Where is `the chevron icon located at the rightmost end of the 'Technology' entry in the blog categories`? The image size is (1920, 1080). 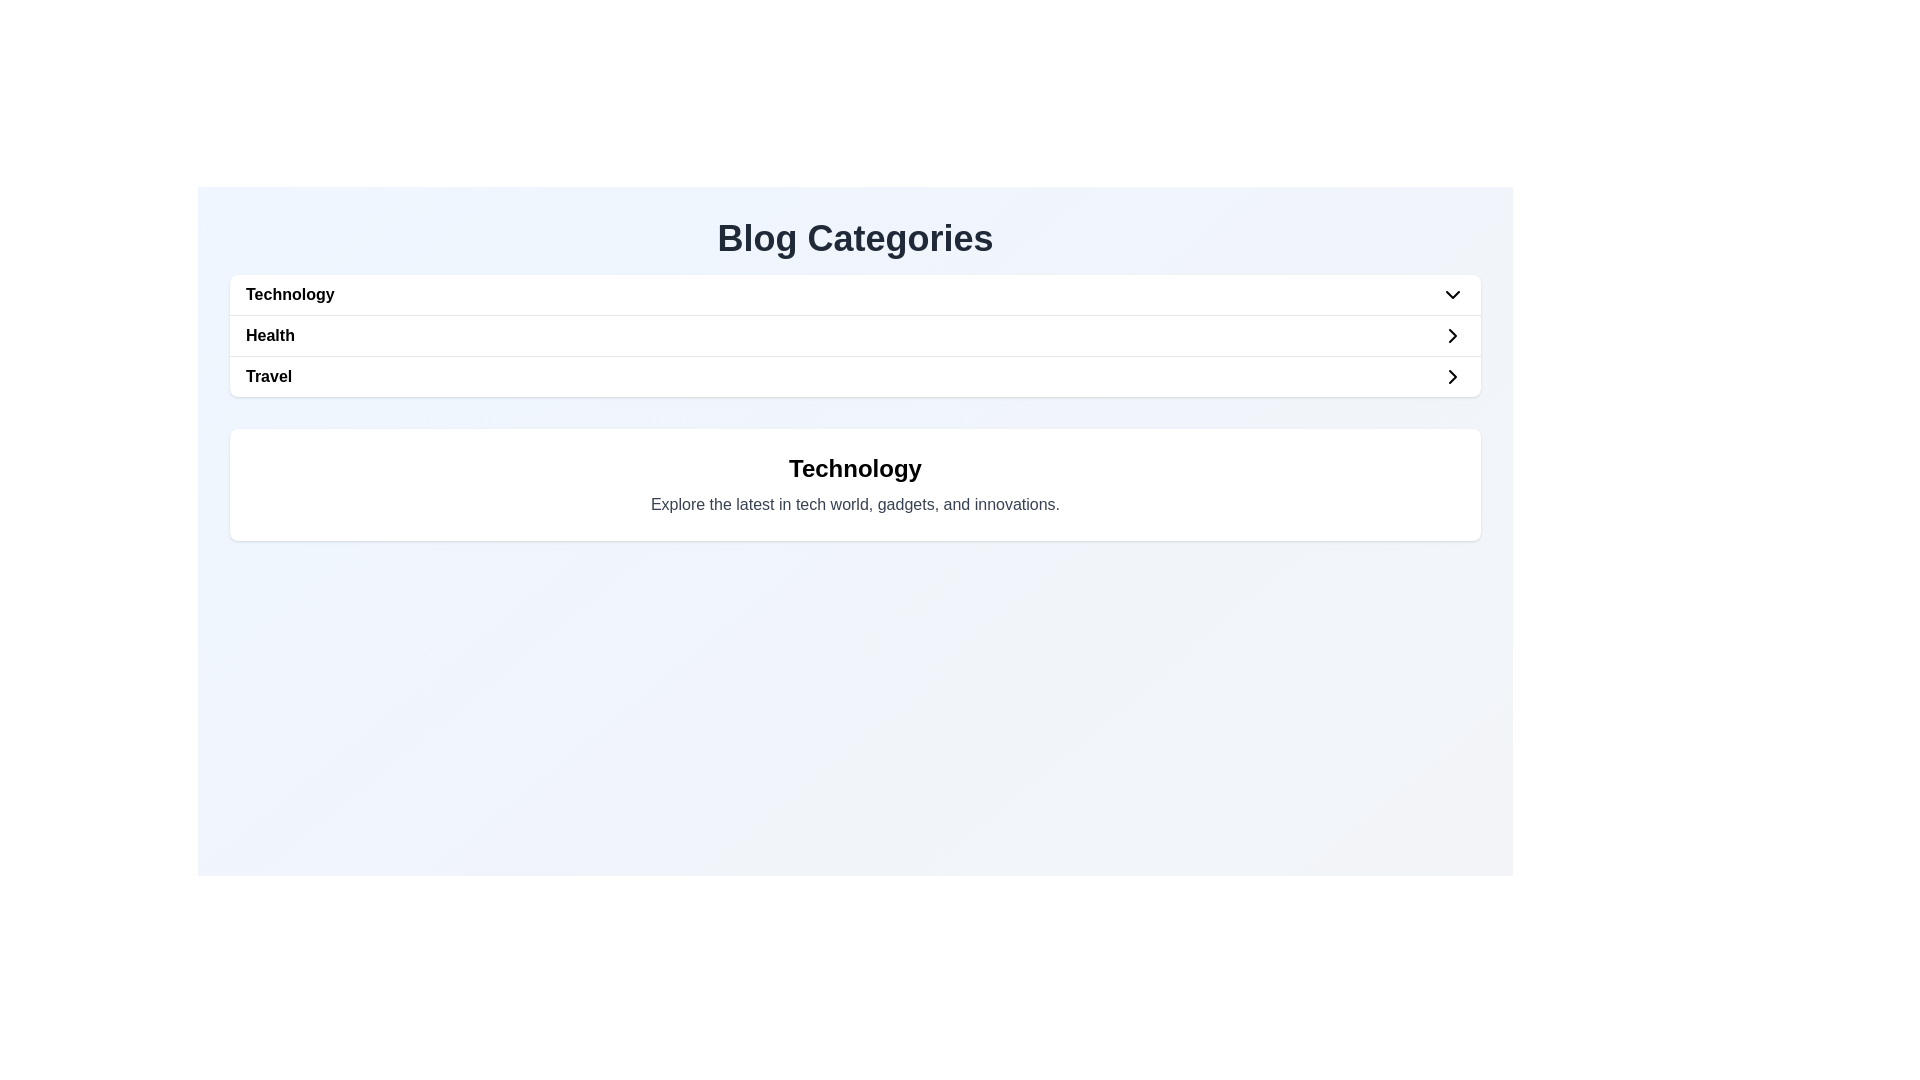 the chevron icon located at the rightmost end of the 'Technology' entry in the blog categories is located at coordinates (1453, 294).